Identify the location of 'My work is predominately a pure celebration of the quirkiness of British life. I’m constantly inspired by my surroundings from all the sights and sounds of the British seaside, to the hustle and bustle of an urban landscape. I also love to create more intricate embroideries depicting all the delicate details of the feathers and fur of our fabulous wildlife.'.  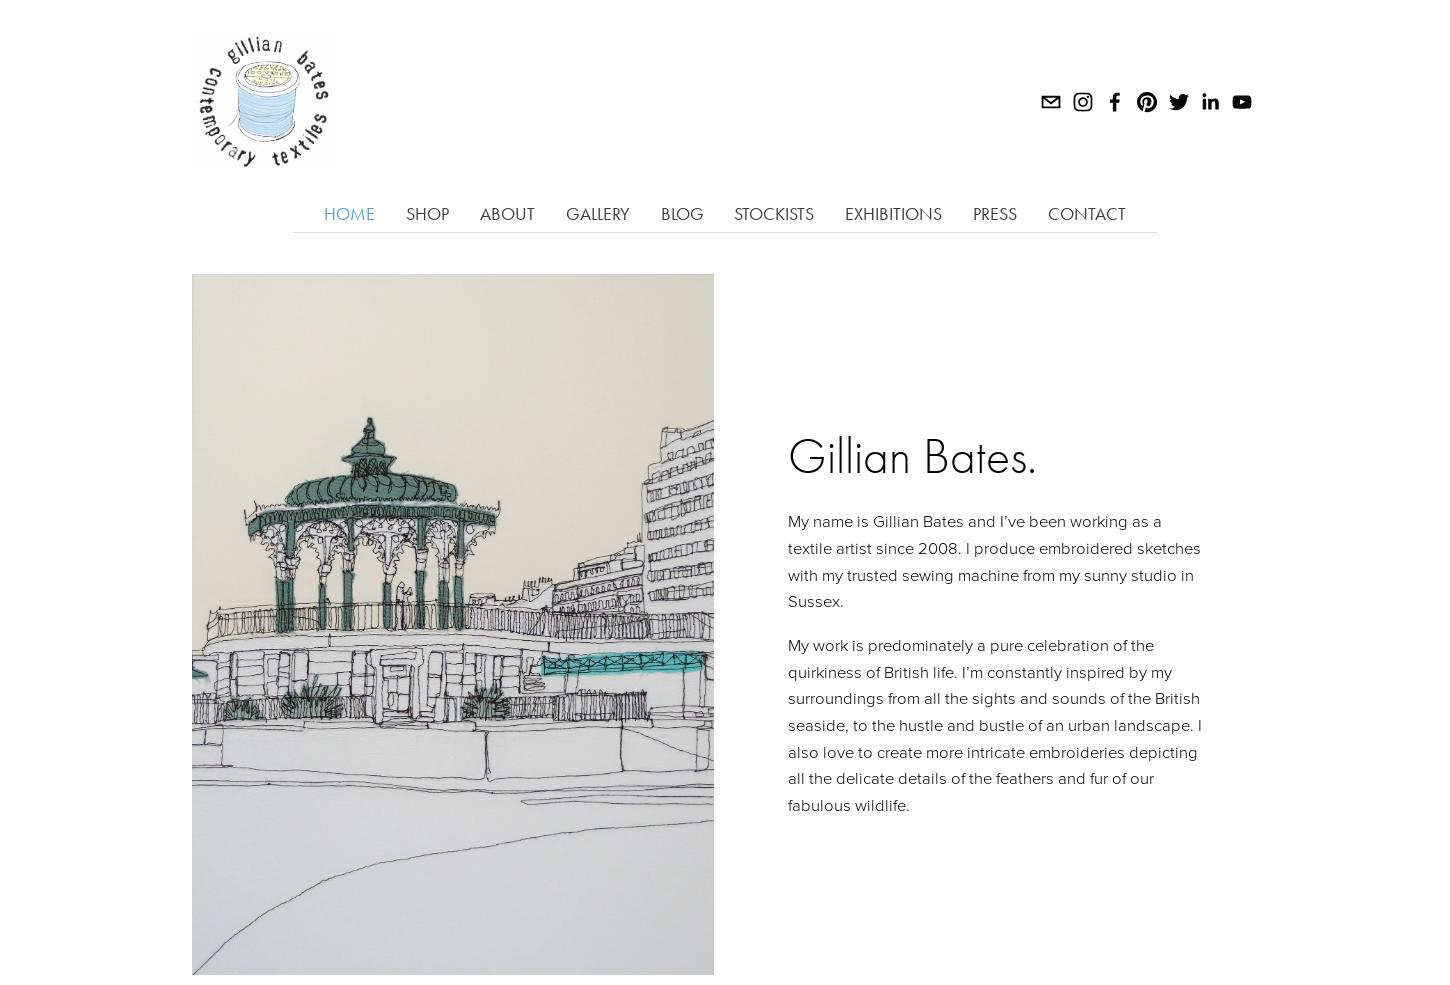
(787, 724).